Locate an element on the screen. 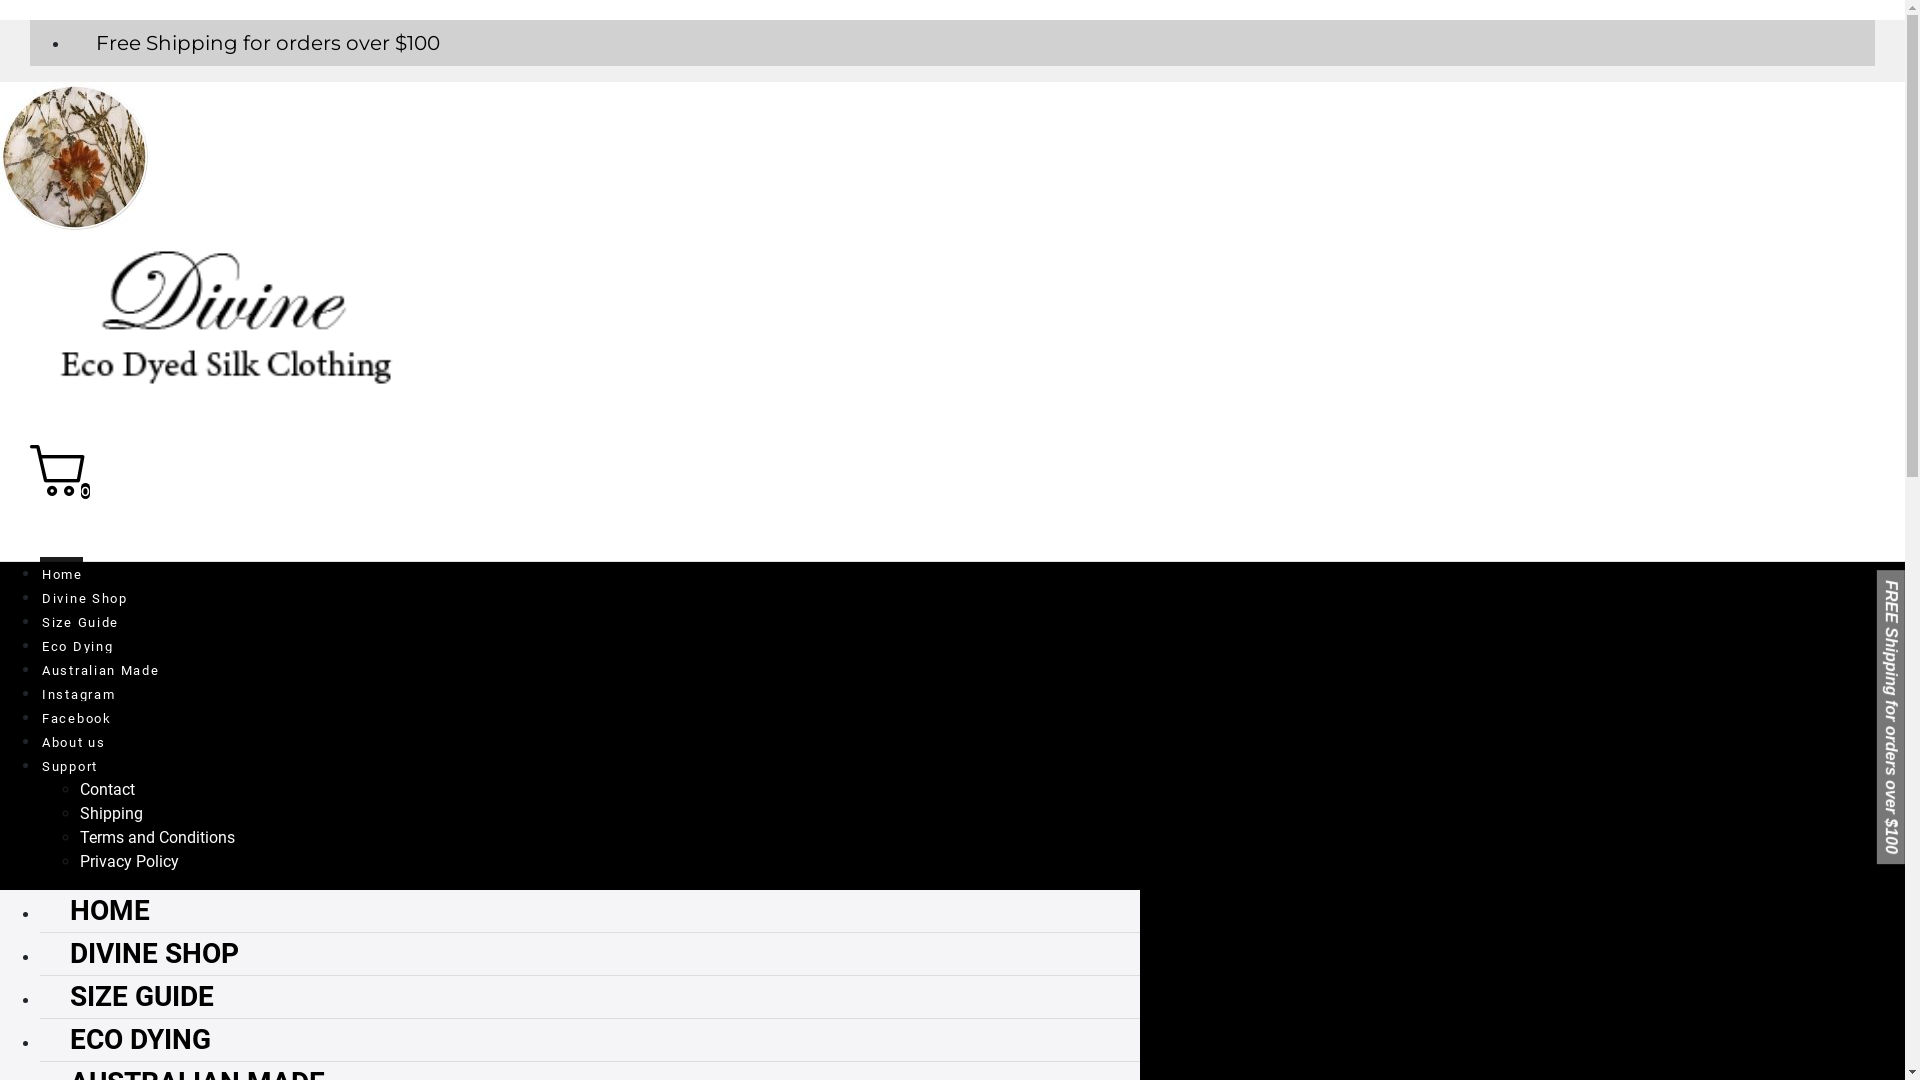 The image size is (1920, 1080). 'Home' is located at coordinates (61, 570).